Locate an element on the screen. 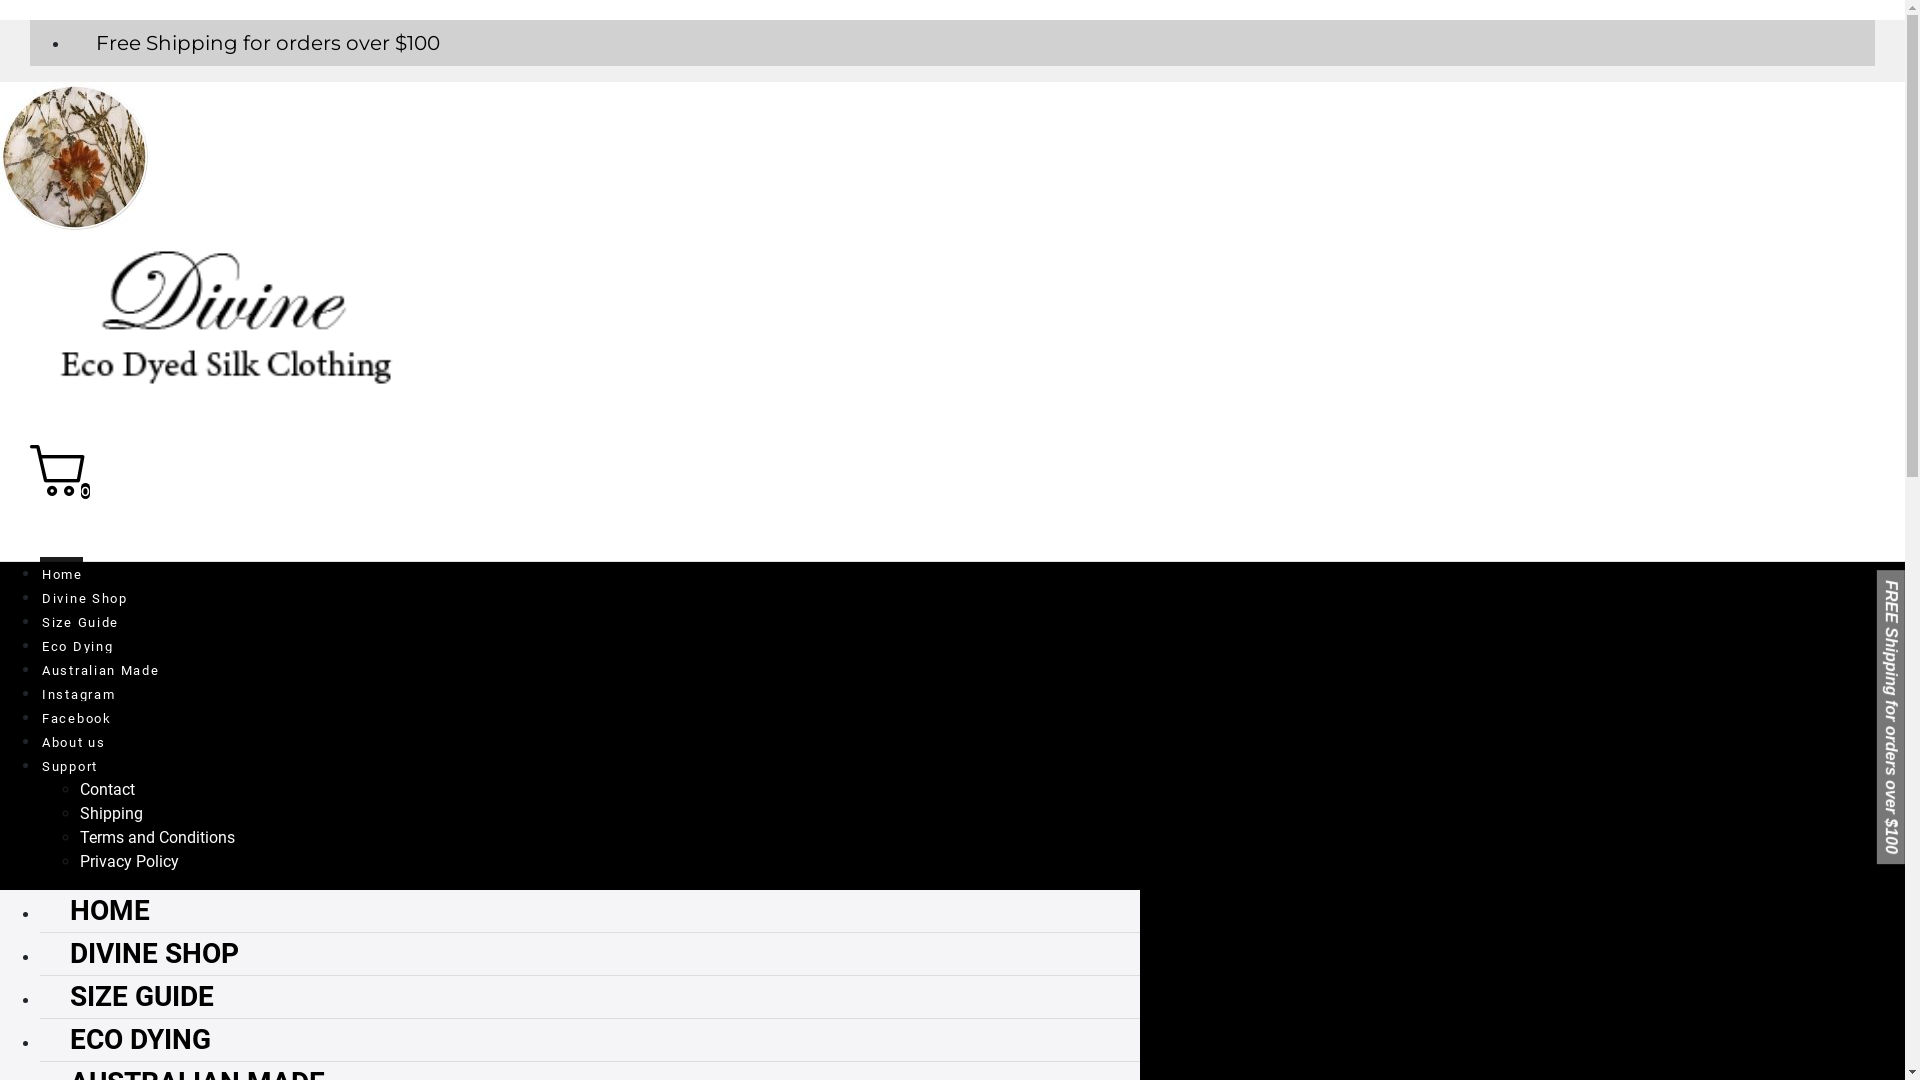 The image size is (1920, 1080). 'Home' is located at coordinates (61, 570).